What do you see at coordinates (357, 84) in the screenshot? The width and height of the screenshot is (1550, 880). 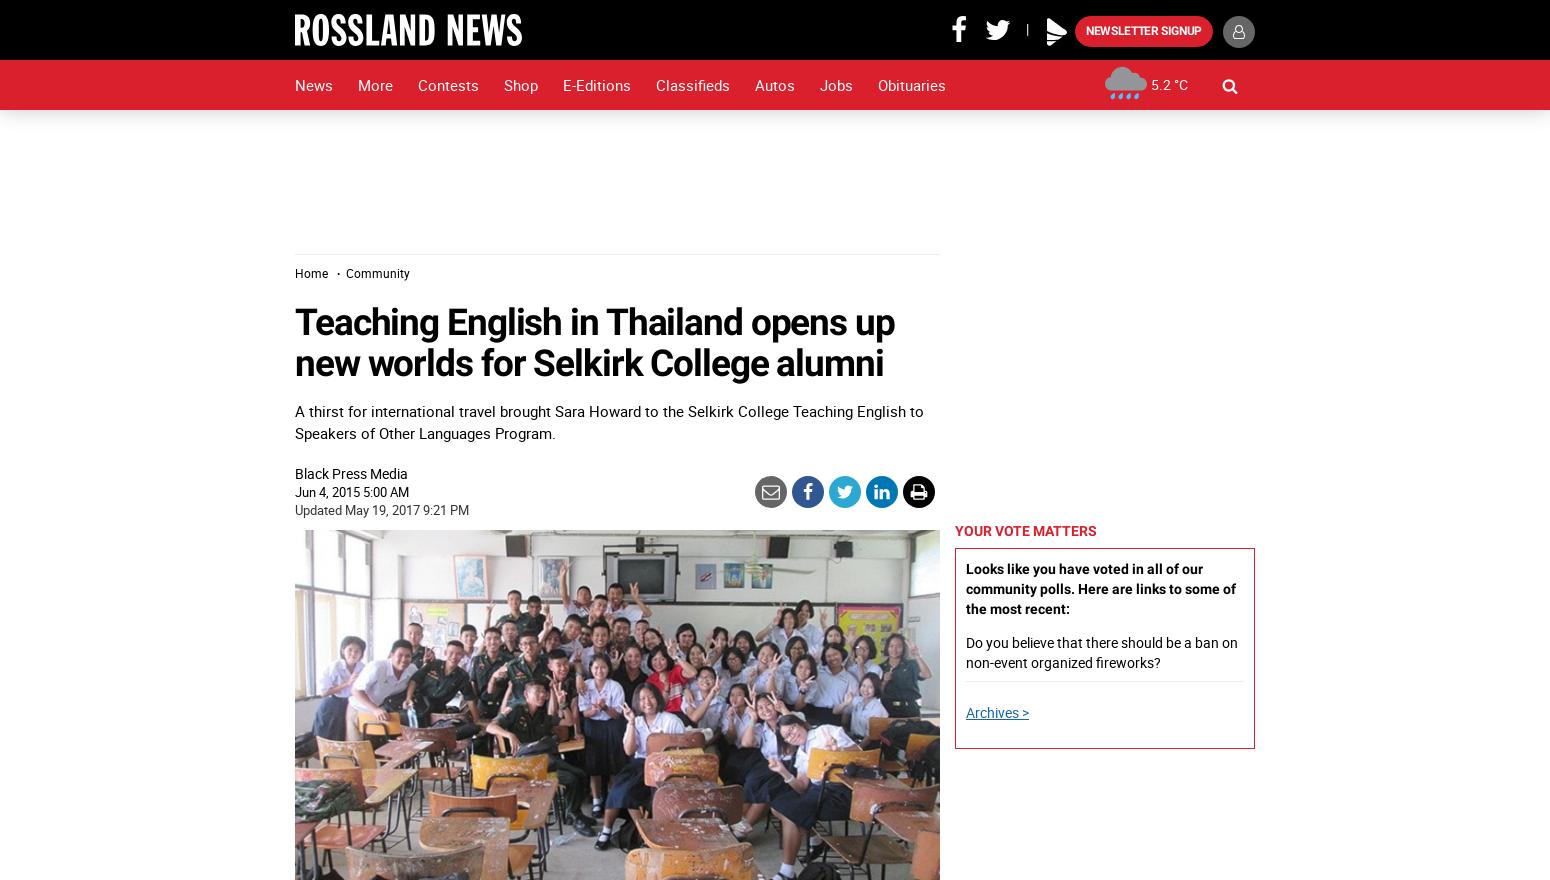 I see `'More'` at bounding box center [357, 84].